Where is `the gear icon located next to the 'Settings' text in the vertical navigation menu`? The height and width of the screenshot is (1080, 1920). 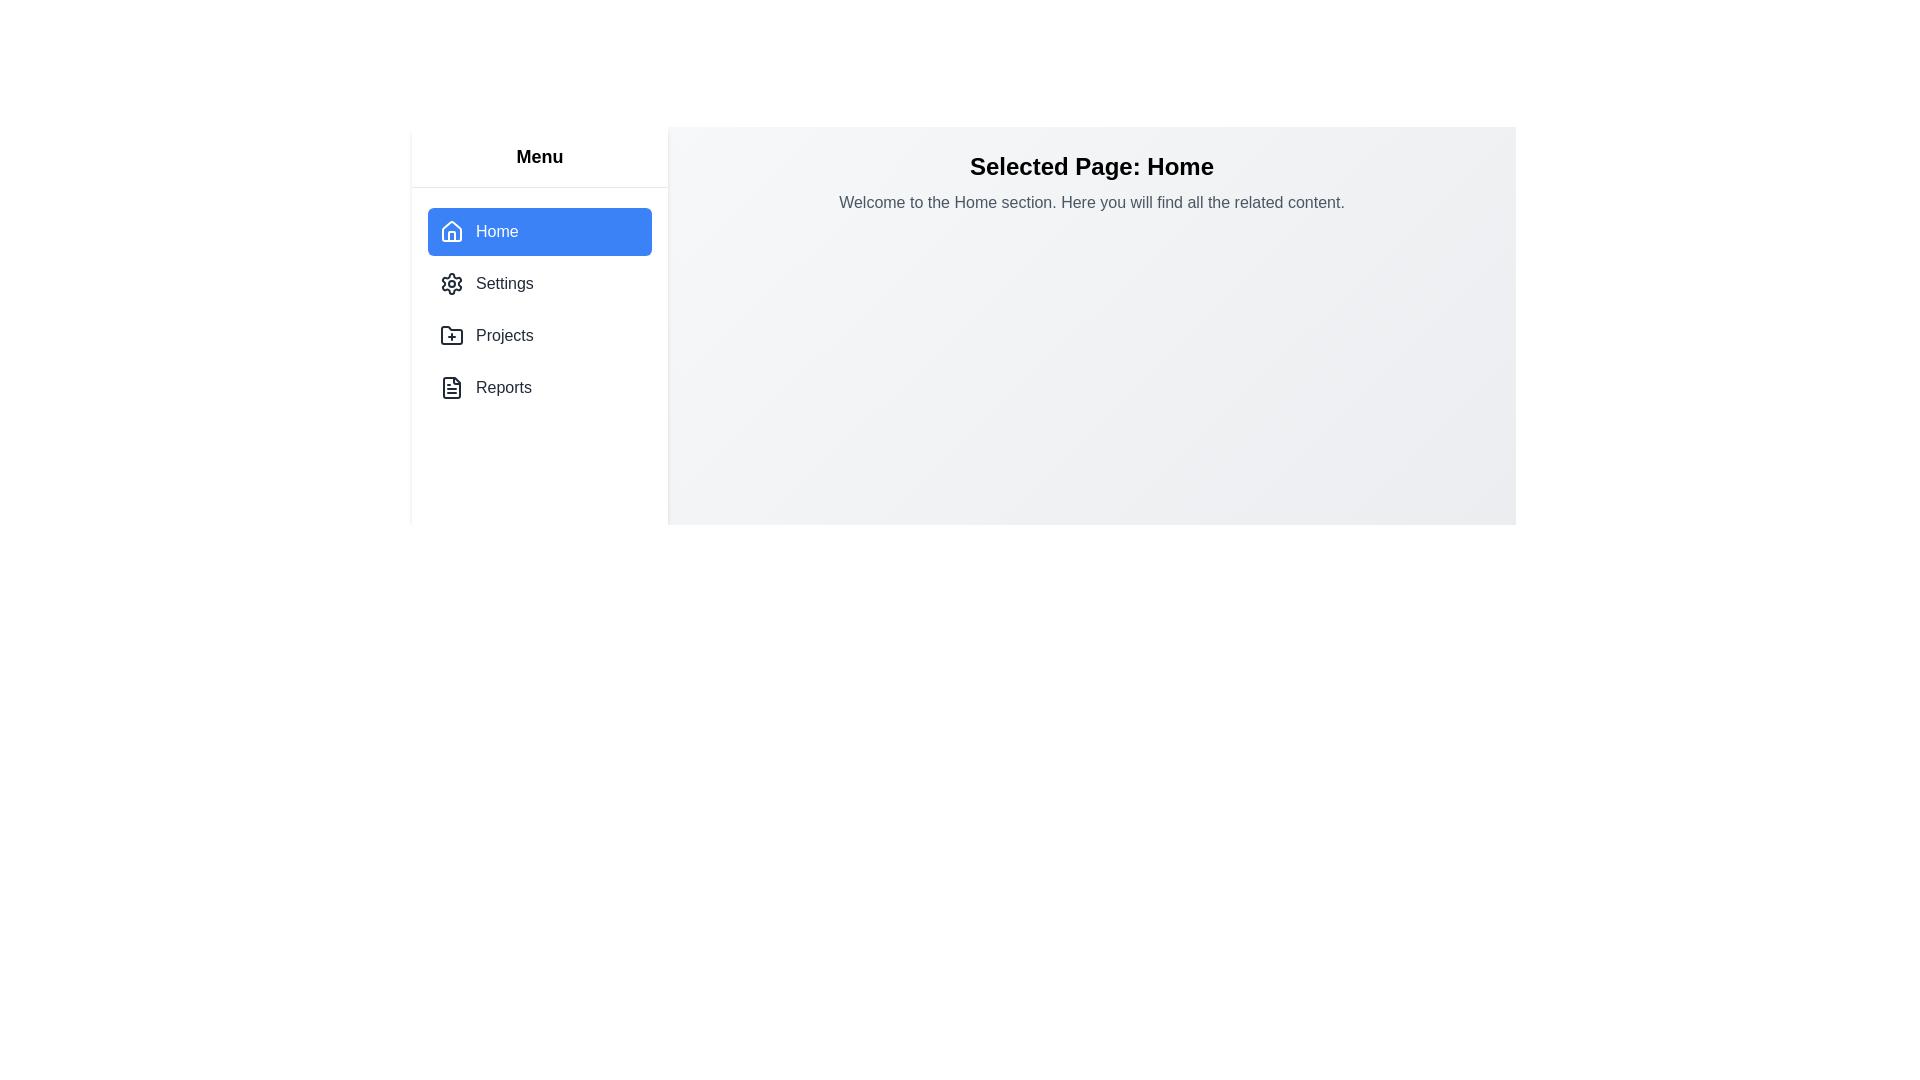 the gear icon located next to the 'Settings' text in the vertical navigation menu is located at coordinates (450, 284).